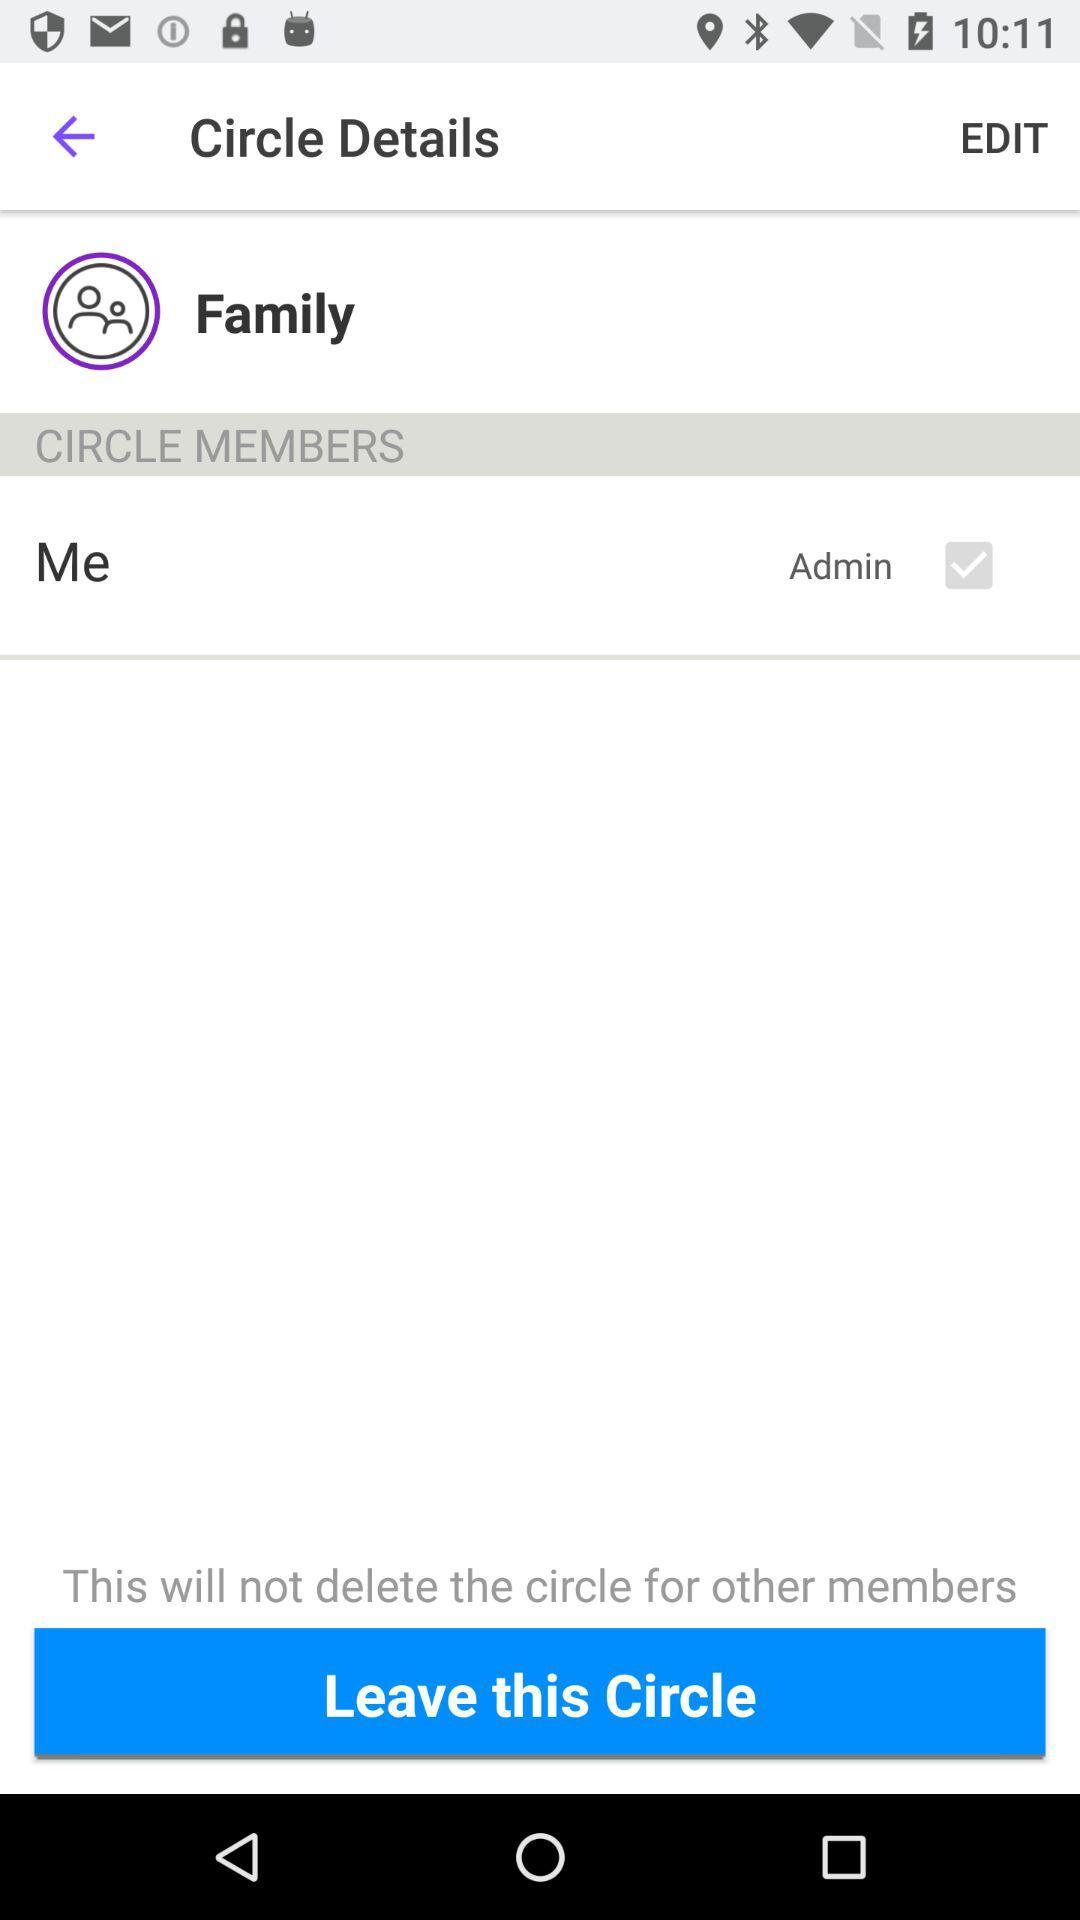 This screenshot has height=1920, width=1080. What do you see at coordinates (985, 565) in the screenshot?
I see `tap the check box which is next to the admin` at bounding box center [985, 565].